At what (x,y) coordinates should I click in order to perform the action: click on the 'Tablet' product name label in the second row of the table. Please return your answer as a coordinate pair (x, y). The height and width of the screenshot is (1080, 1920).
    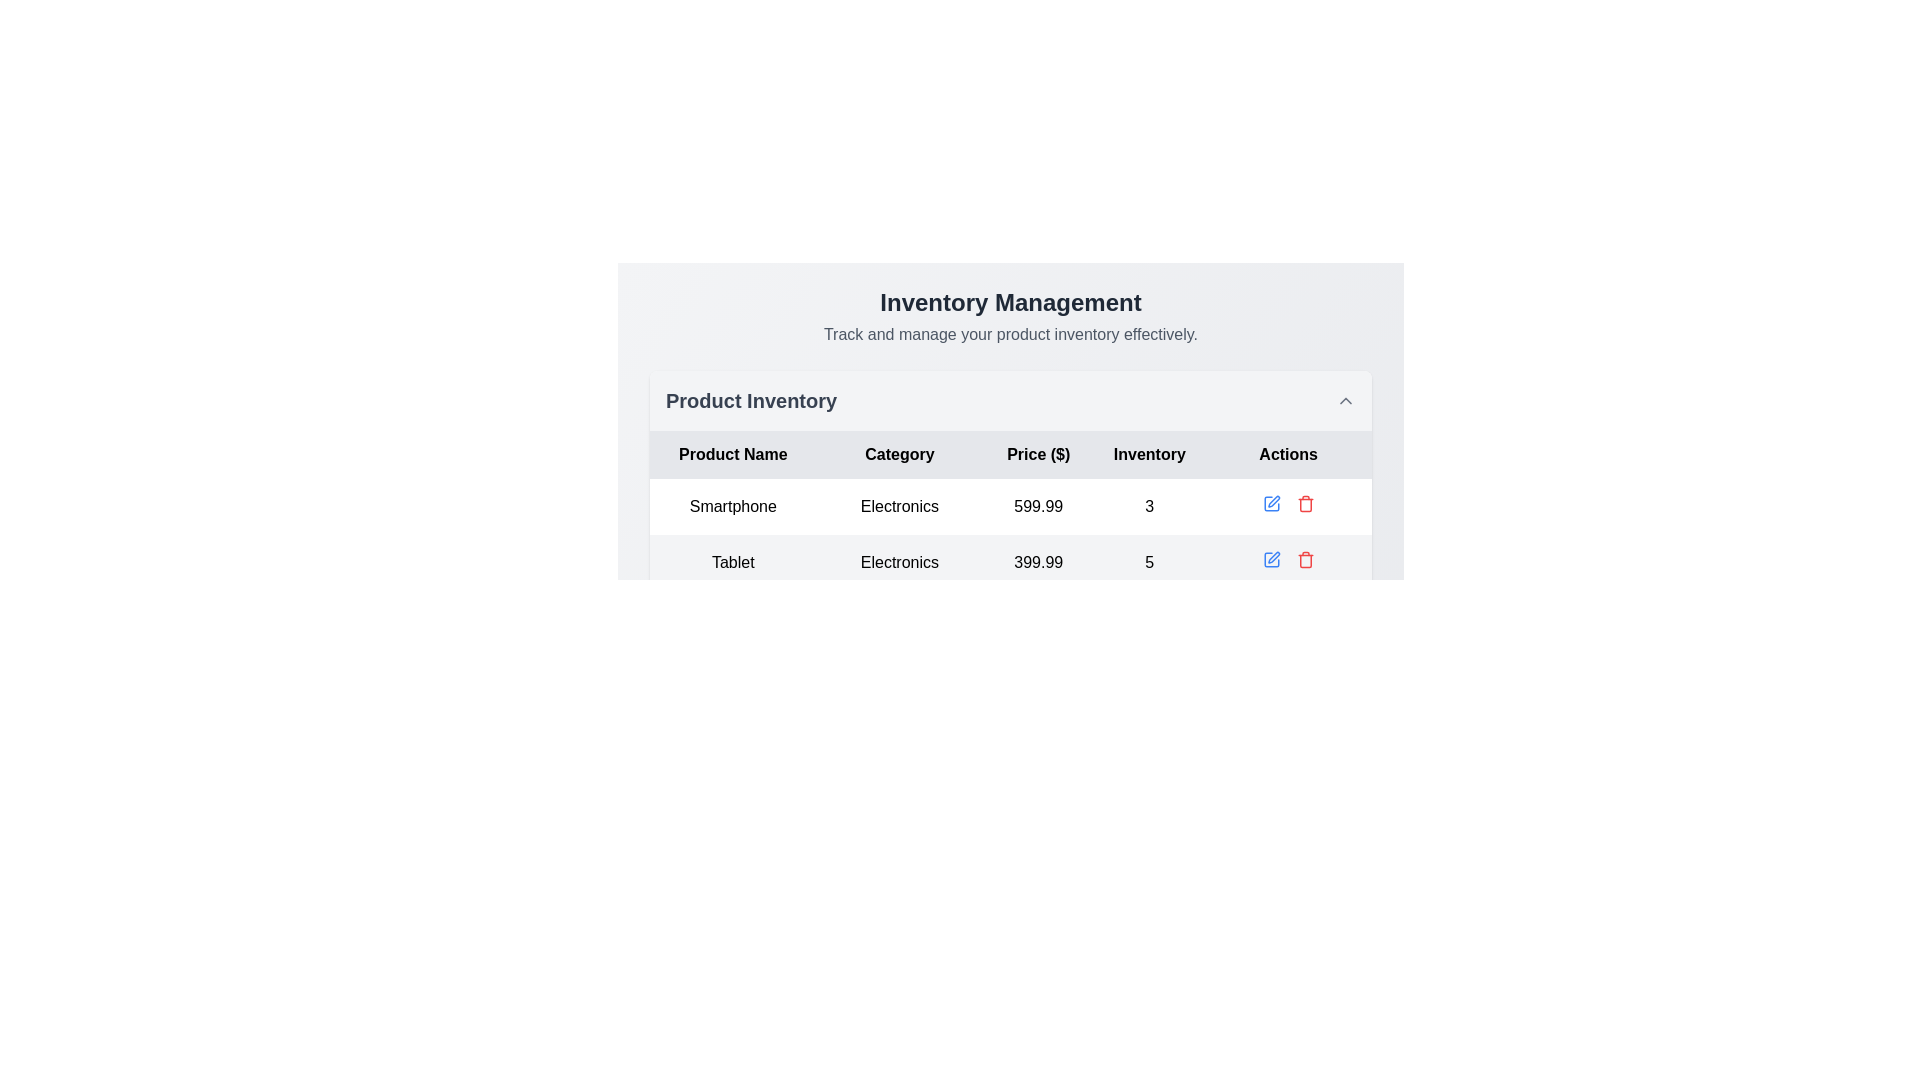
    Looking at the image, I should click on (732, 563).